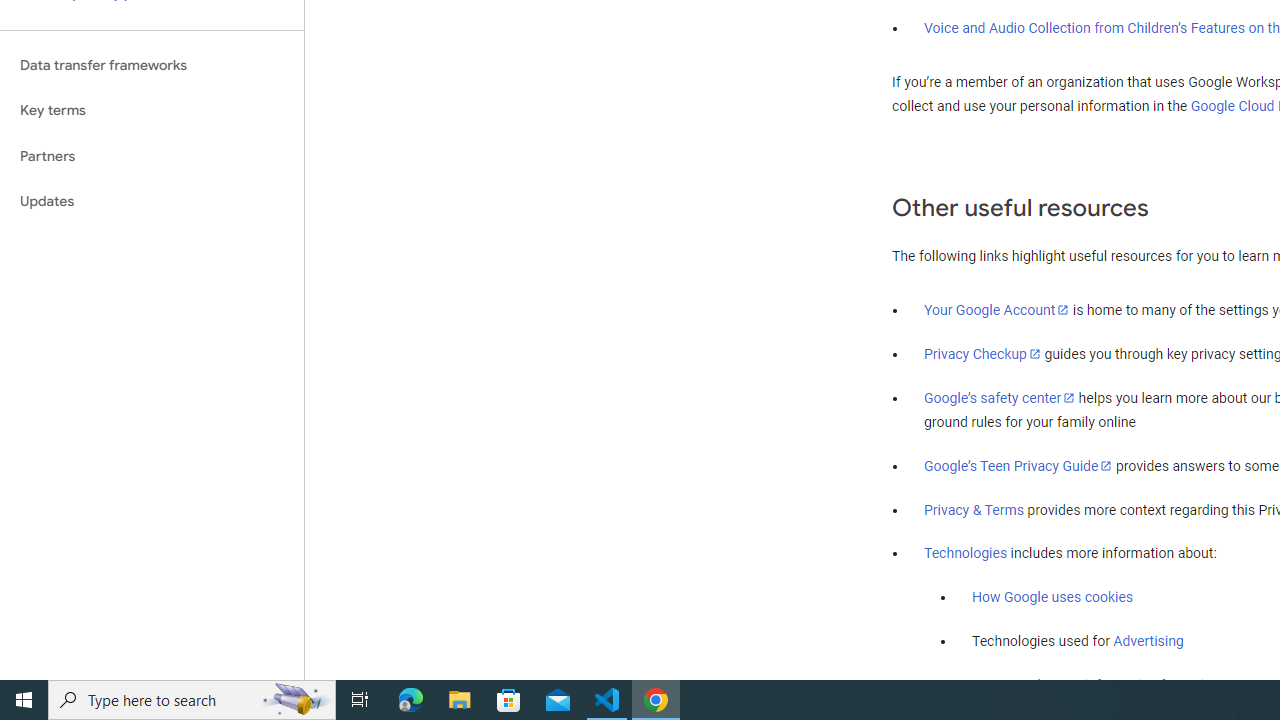  Describe the element at coordinates (151, 64) in the screenshot. I see `'Data transfer frameworks'` at that location.